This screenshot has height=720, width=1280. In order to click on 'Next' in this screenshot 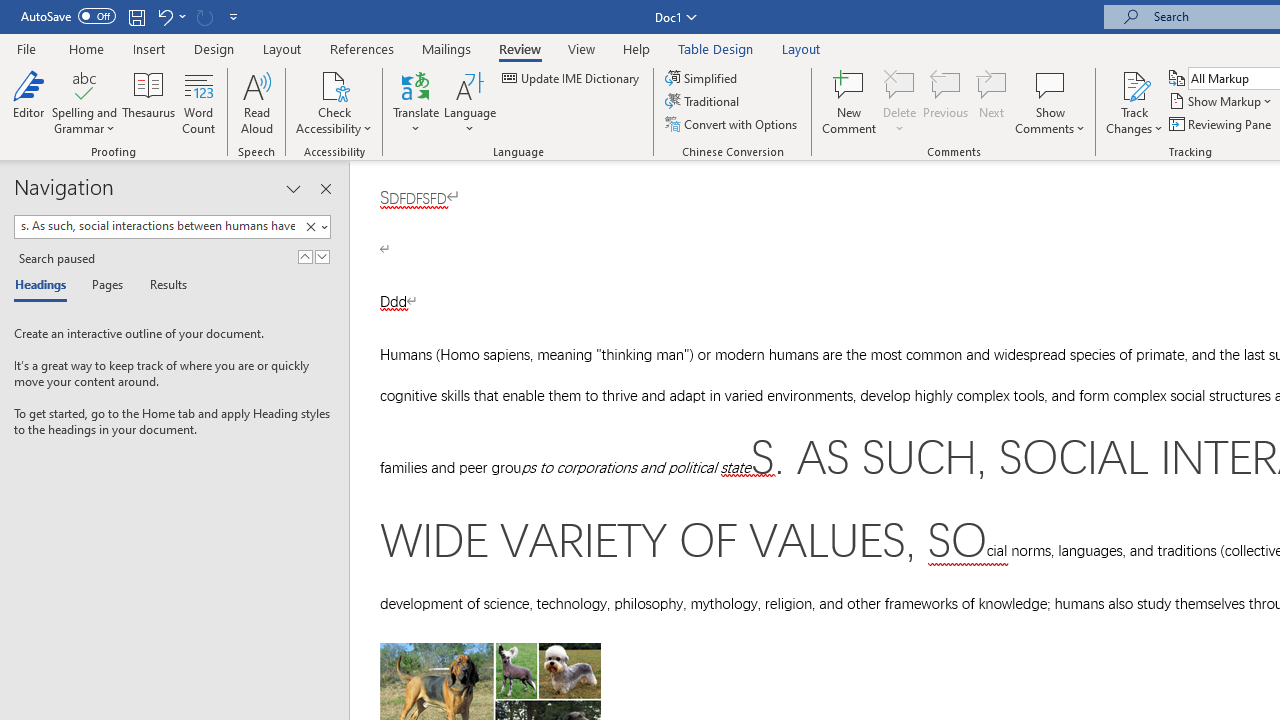, I will do `click(992, 103)`.